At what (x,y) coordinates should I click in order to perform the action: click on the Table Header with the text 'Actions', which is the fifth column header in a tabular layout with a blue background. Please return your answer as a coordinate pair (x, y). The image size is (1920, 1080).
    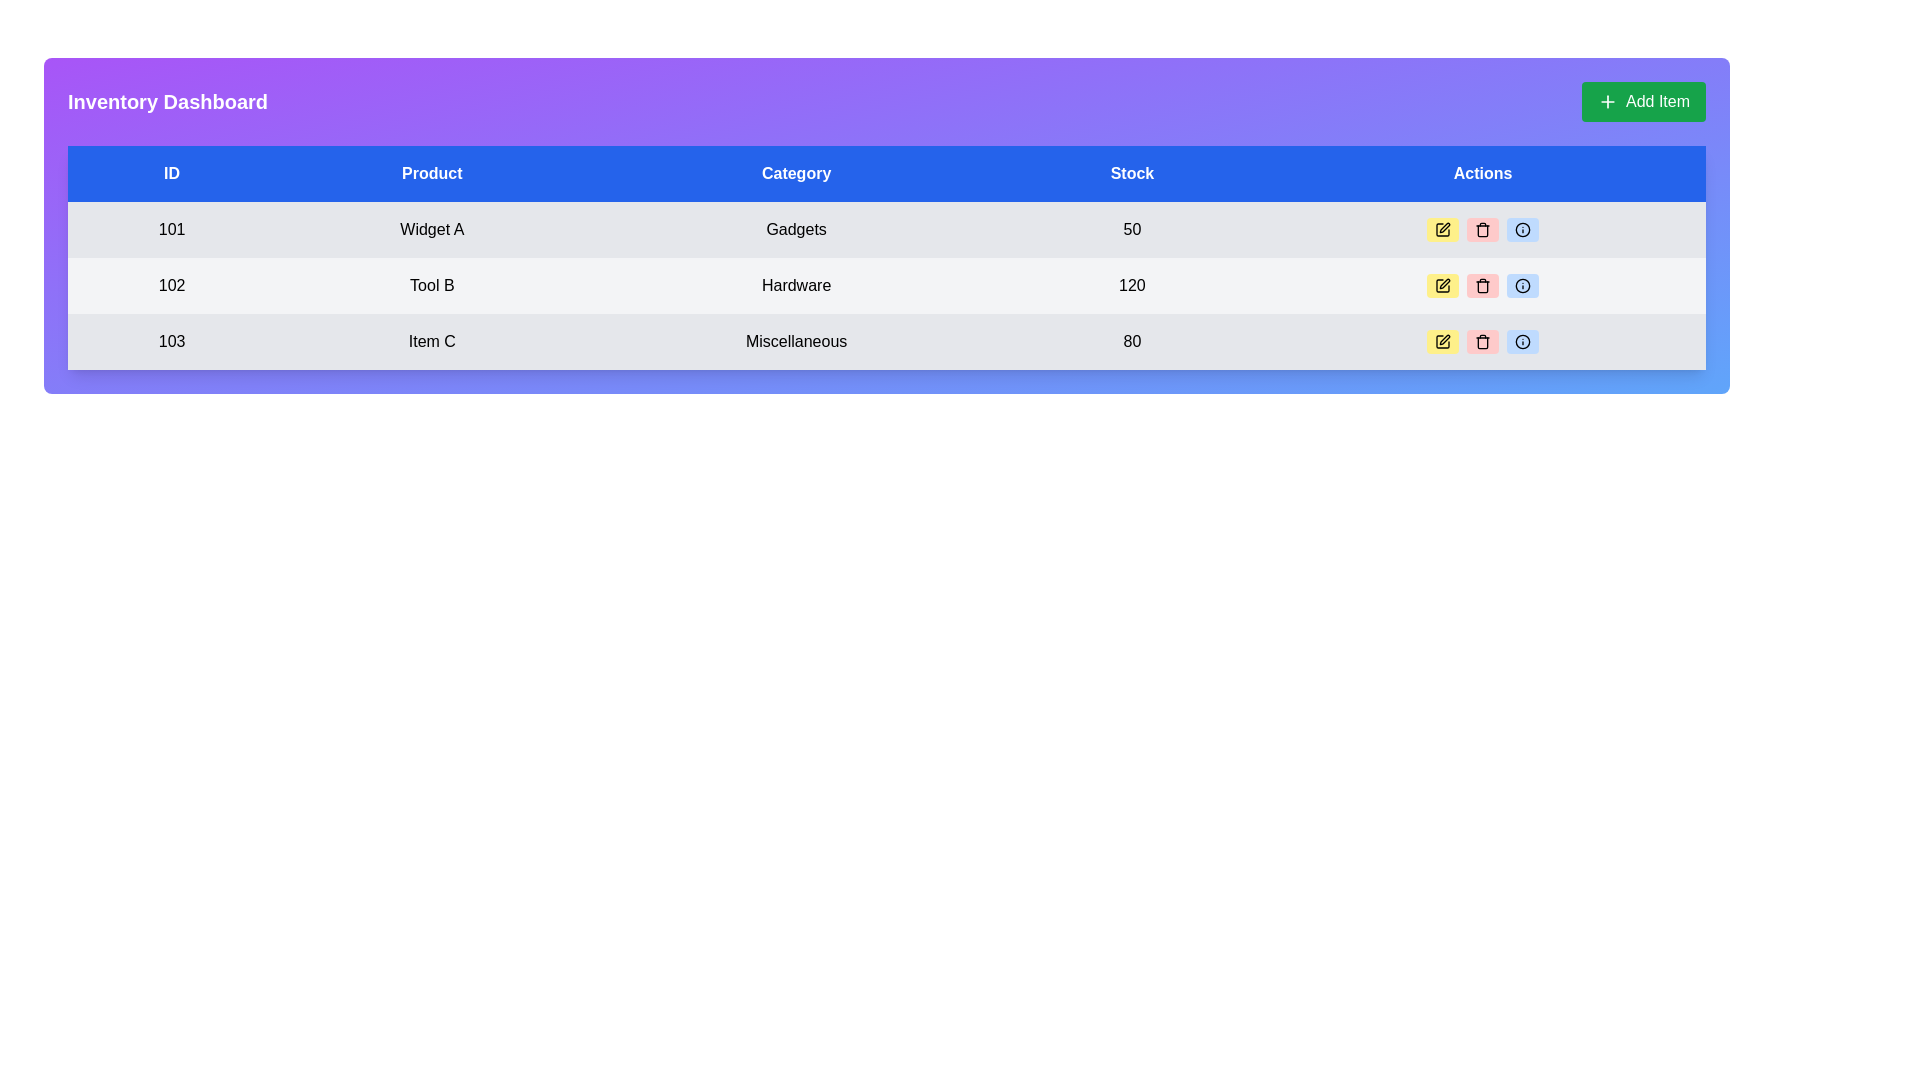
    Looking at the image, I should click on (1483, 172).